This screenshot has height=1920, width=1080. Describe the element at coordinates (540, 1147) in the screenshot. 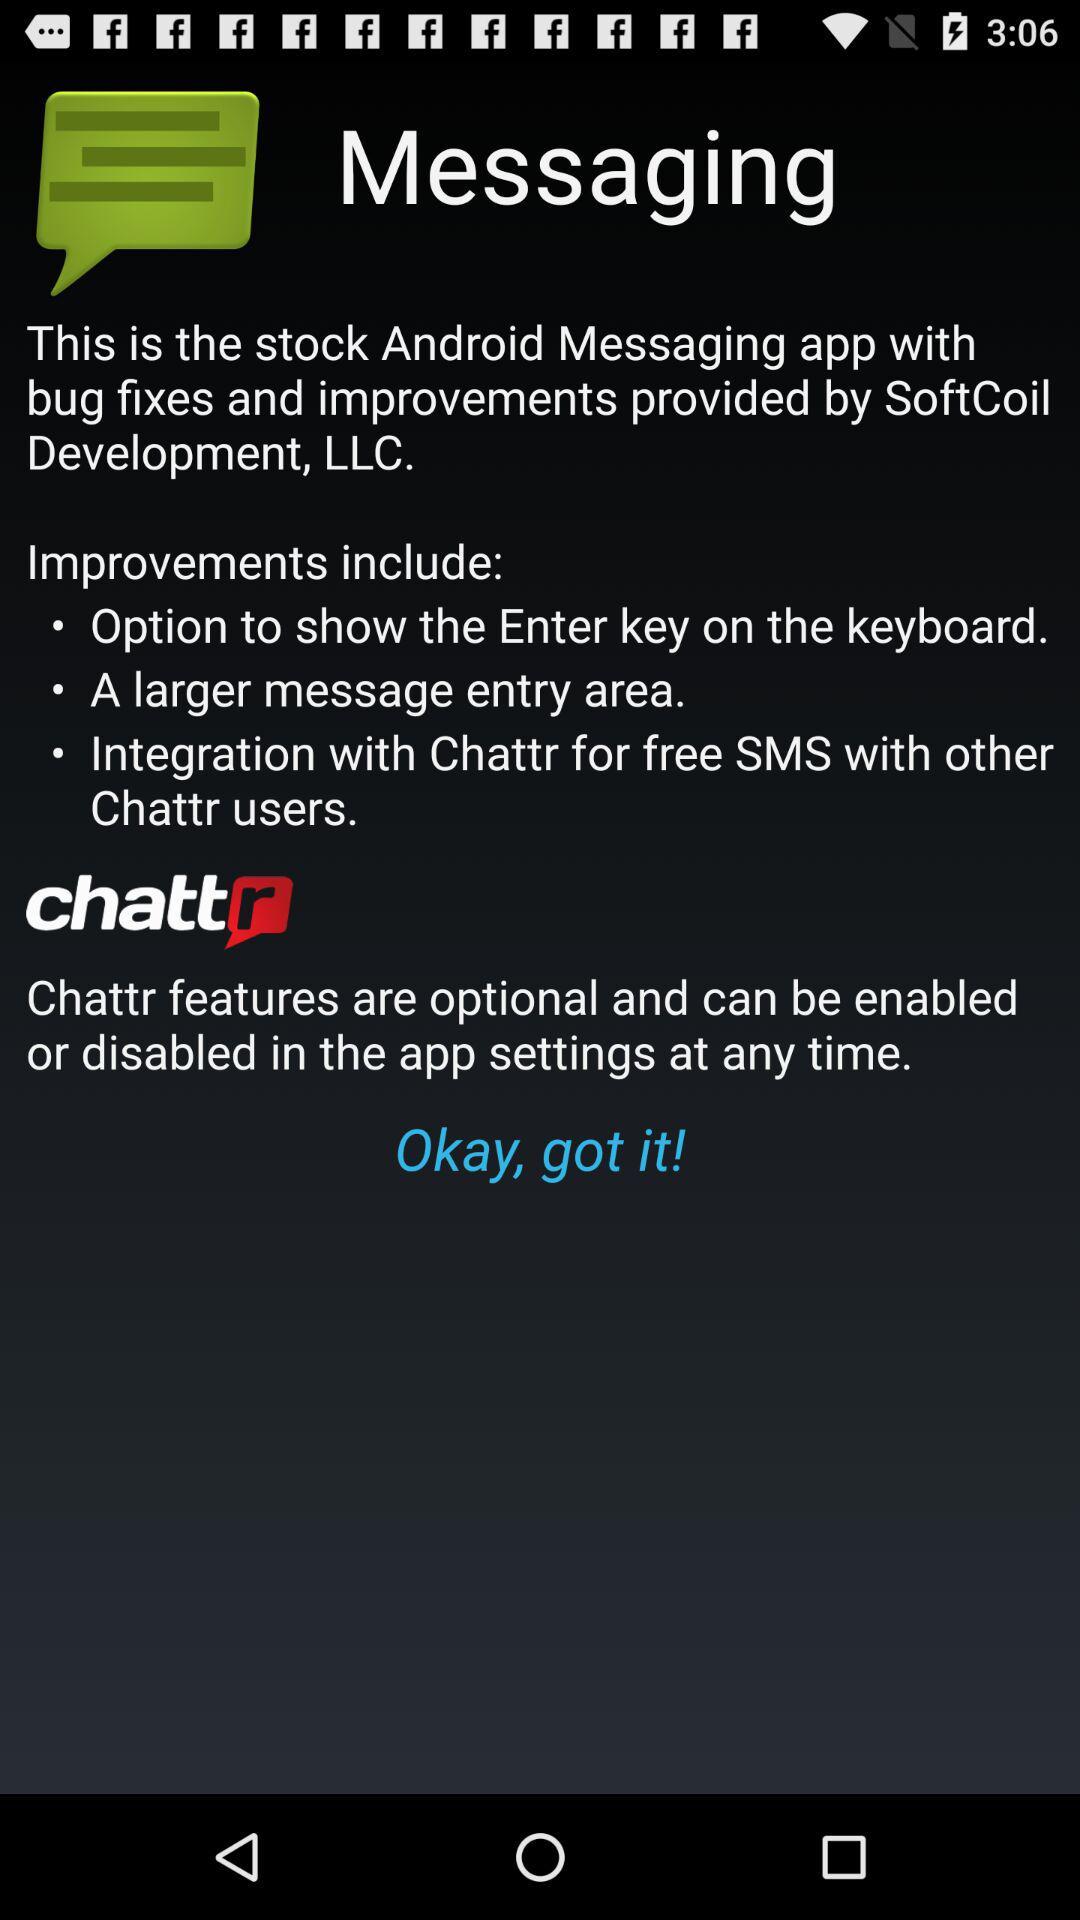

I see `the okay, got it!` at that location.